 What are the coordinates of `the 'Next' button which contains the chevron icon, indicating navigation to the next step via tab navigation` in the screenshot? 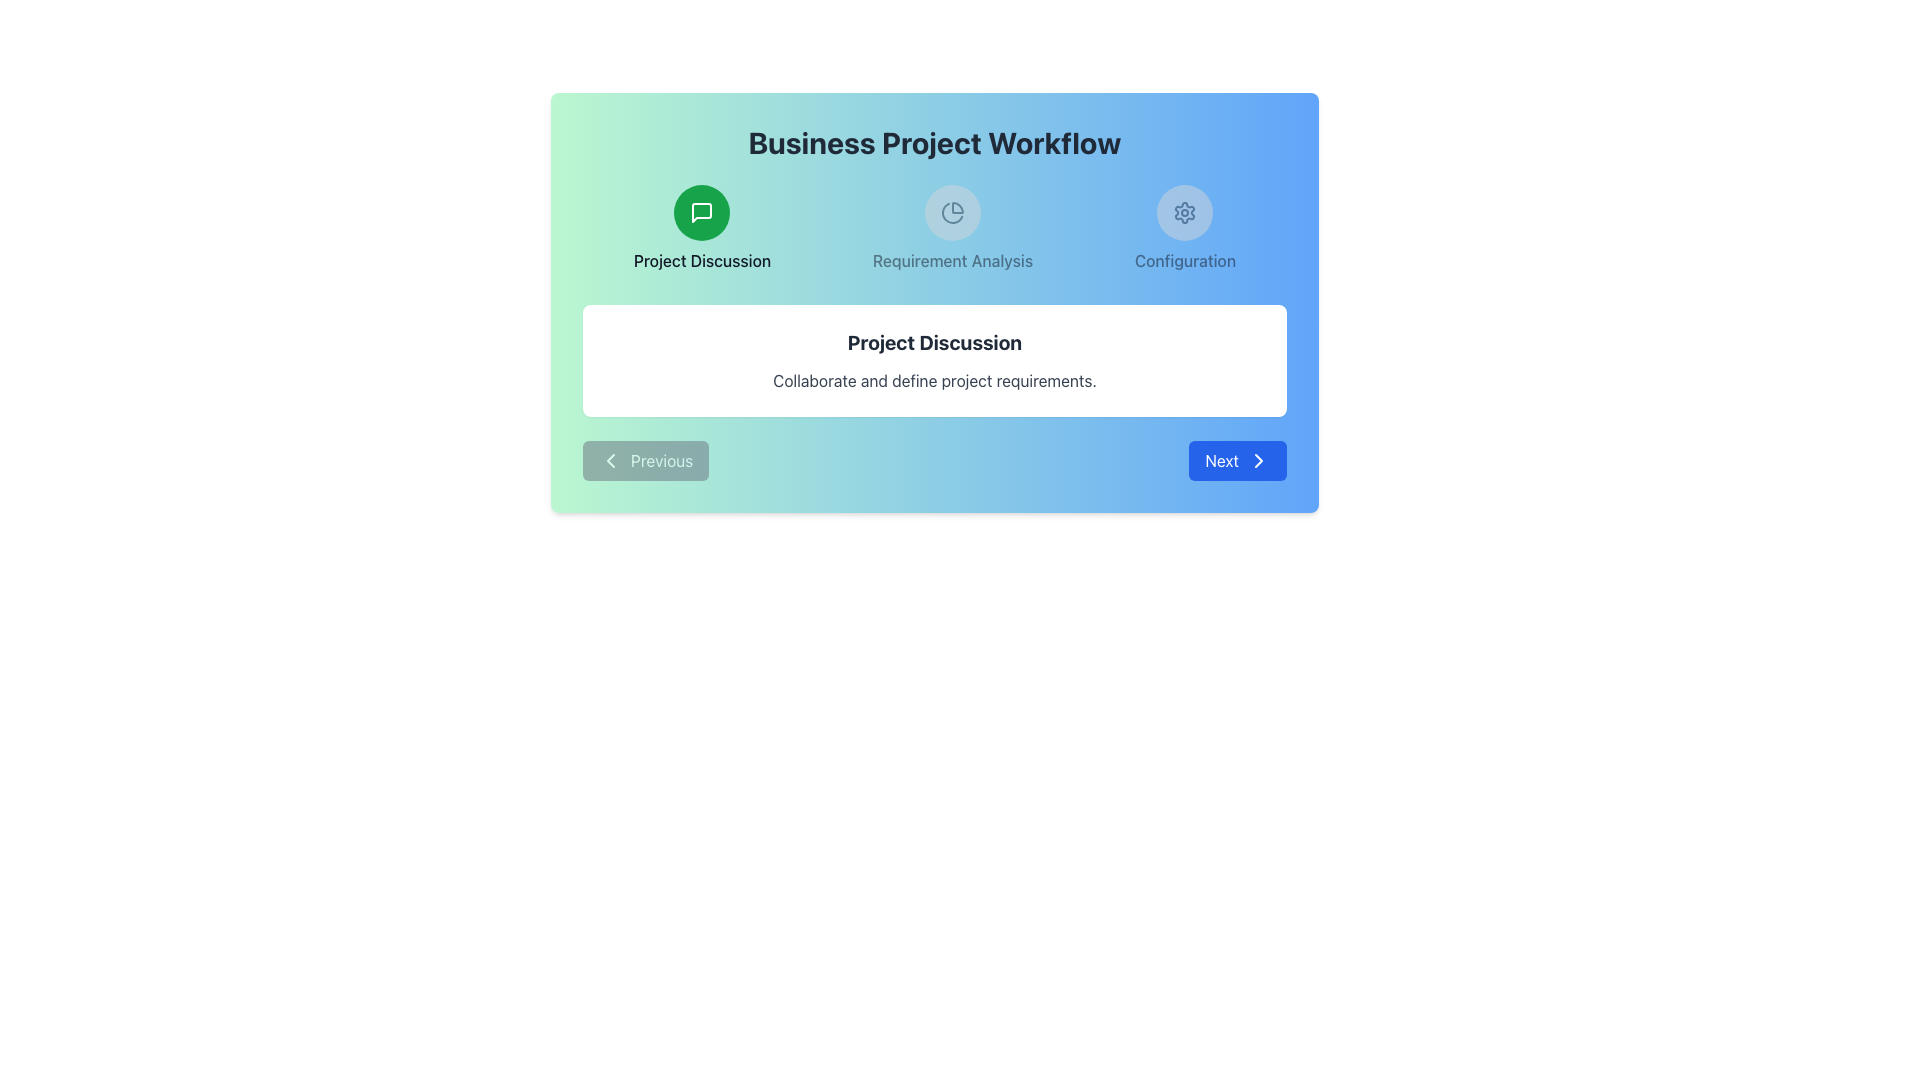 It's located at (1257, 461).